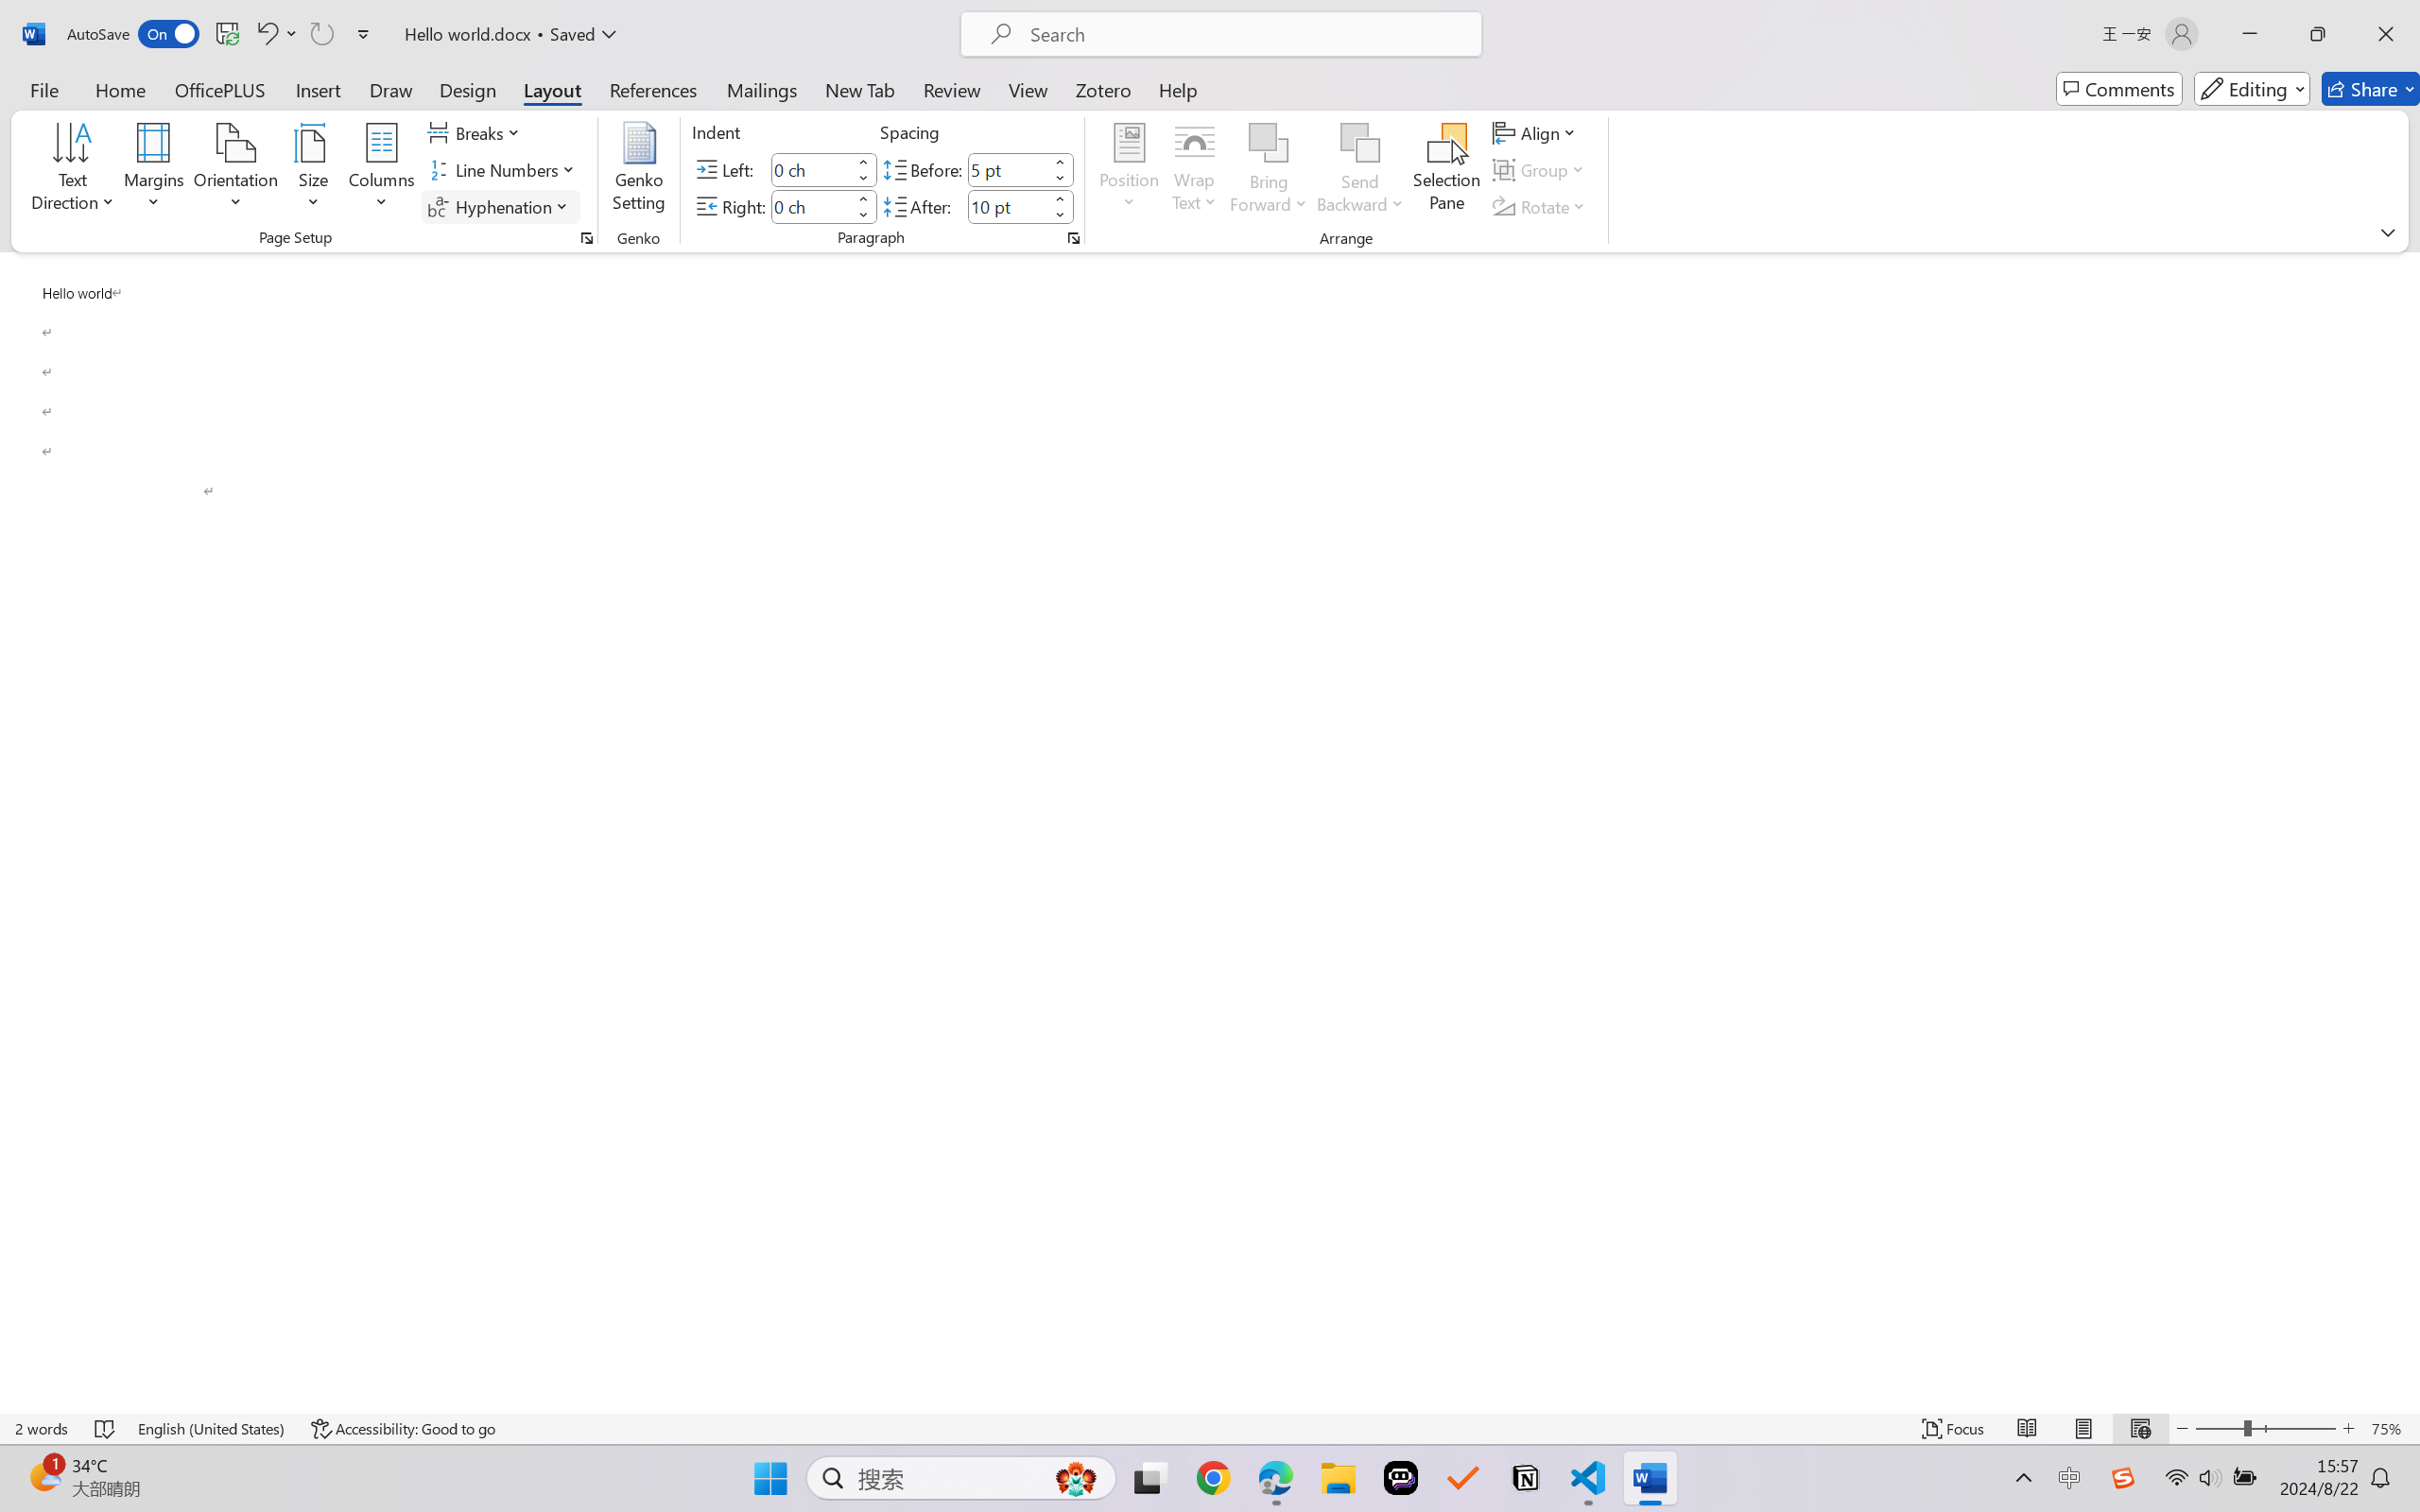  What do you see at coordinates (1269, 170) in the screenshot?
I see `'Bring Forward'` at bounding box center [1269, 170].